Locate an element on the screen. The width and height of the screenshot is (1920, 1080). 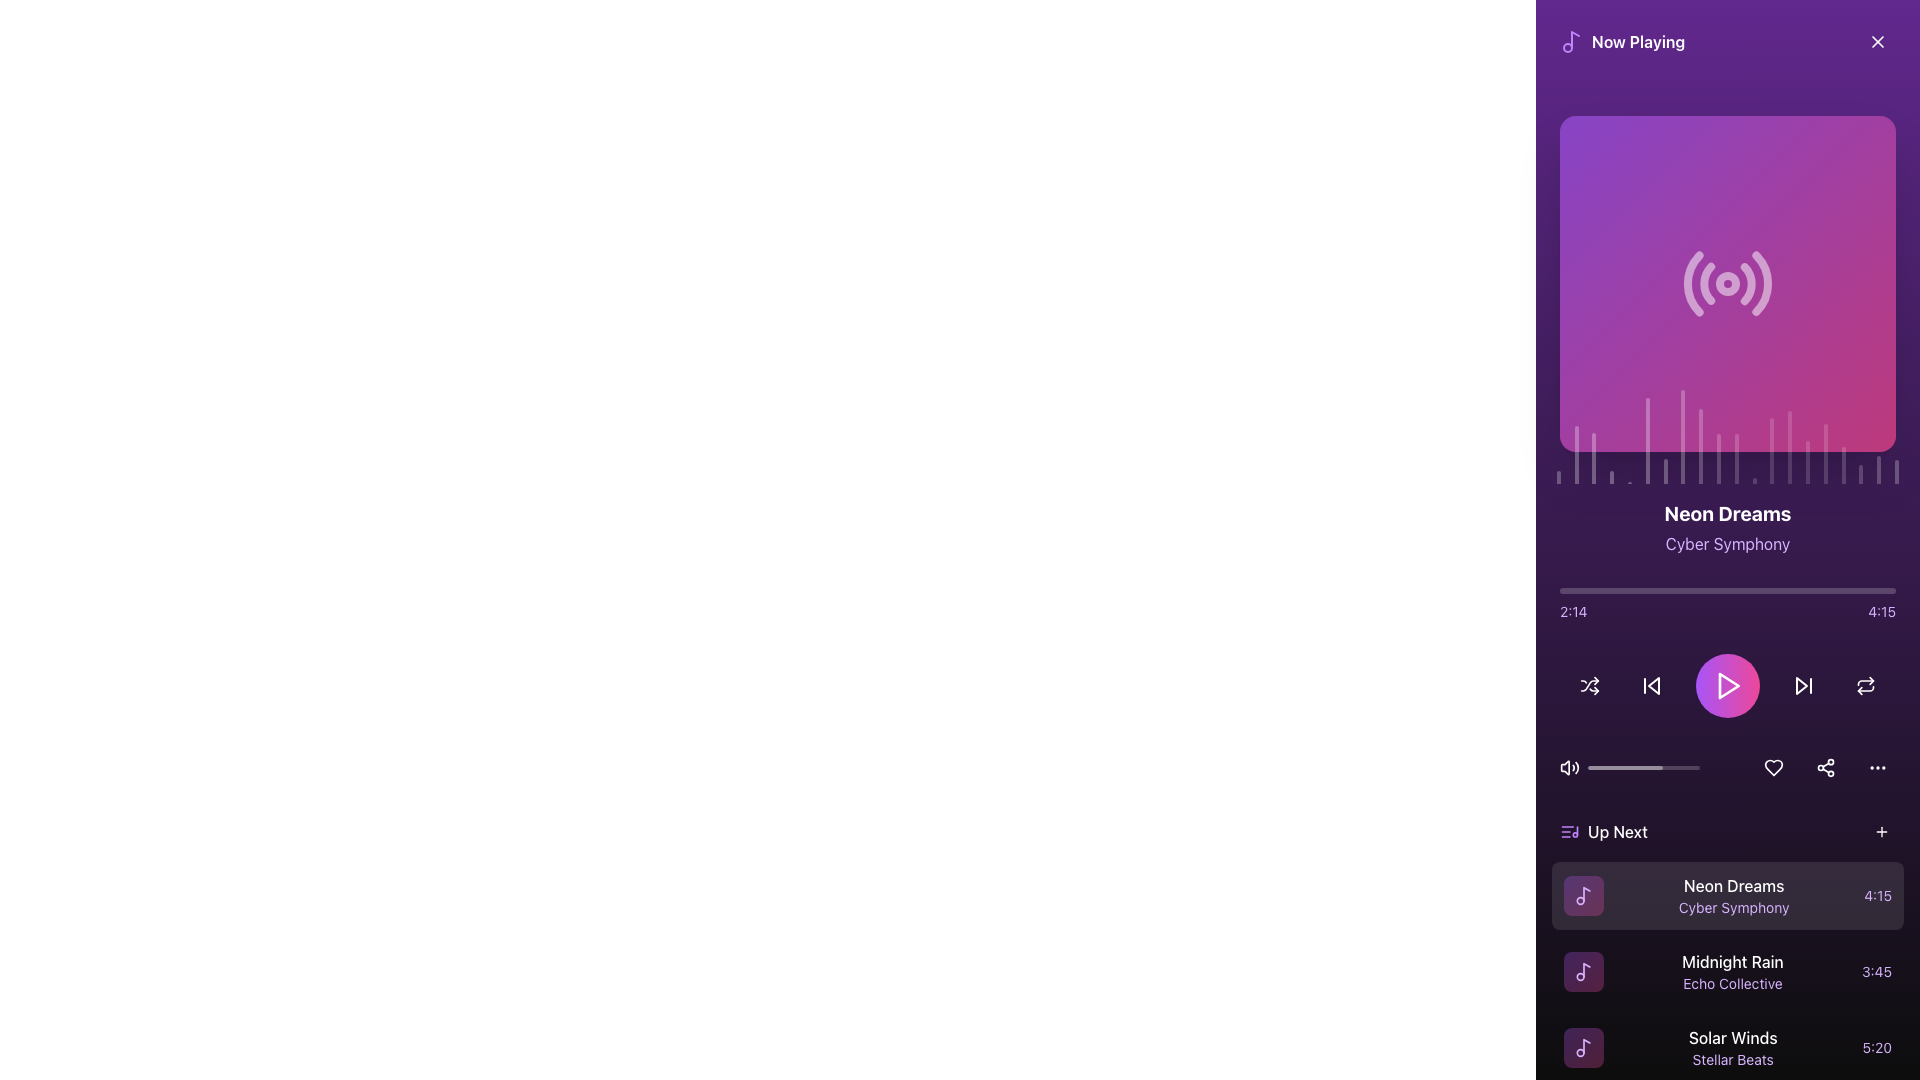
the decorative music note icon styled in purple (#6A36BF) located at the top-left of the 'Now Playing' header is located at coordinates (1570, 42).